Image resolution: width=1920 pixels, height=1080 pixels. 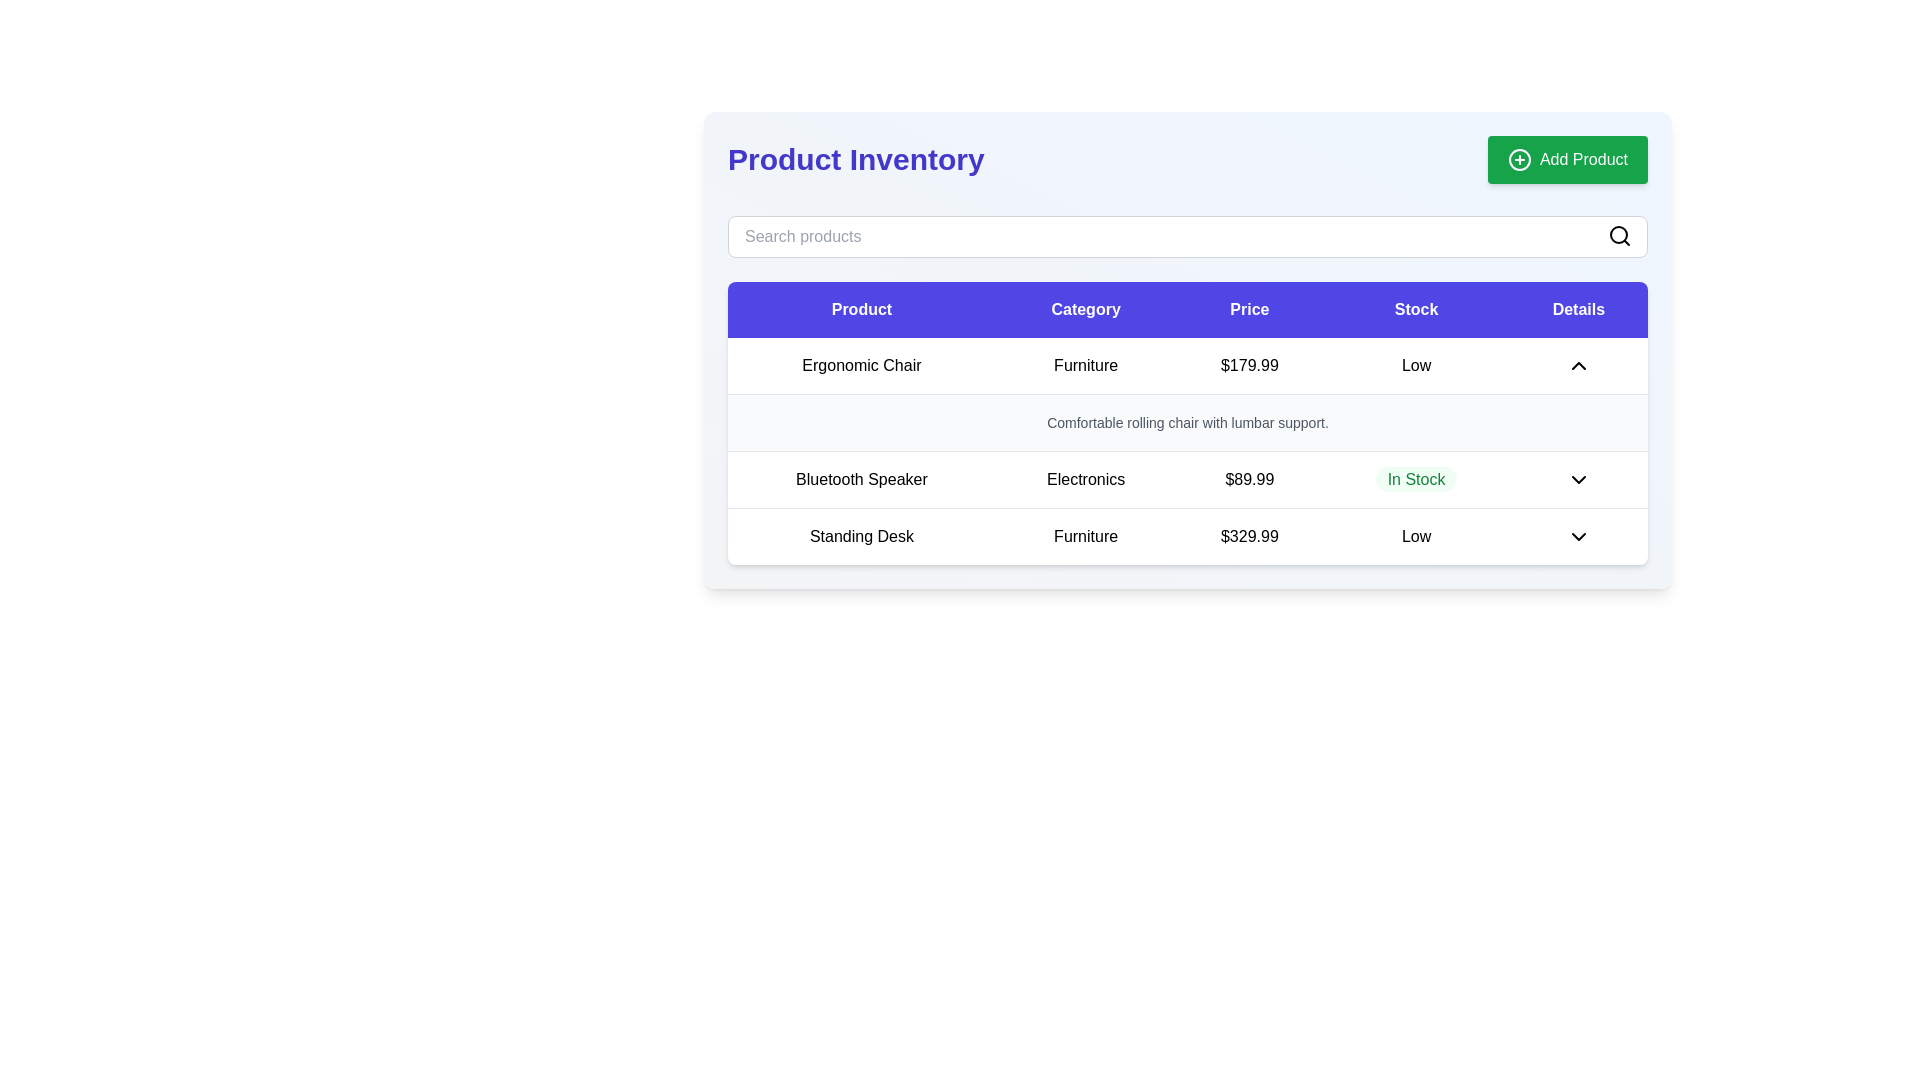 I want to click on the upward-facing chevron icon in the 'Details' column of the product inventory table for the product 'Ergonomic Chair', so click(x=1577, y=366).